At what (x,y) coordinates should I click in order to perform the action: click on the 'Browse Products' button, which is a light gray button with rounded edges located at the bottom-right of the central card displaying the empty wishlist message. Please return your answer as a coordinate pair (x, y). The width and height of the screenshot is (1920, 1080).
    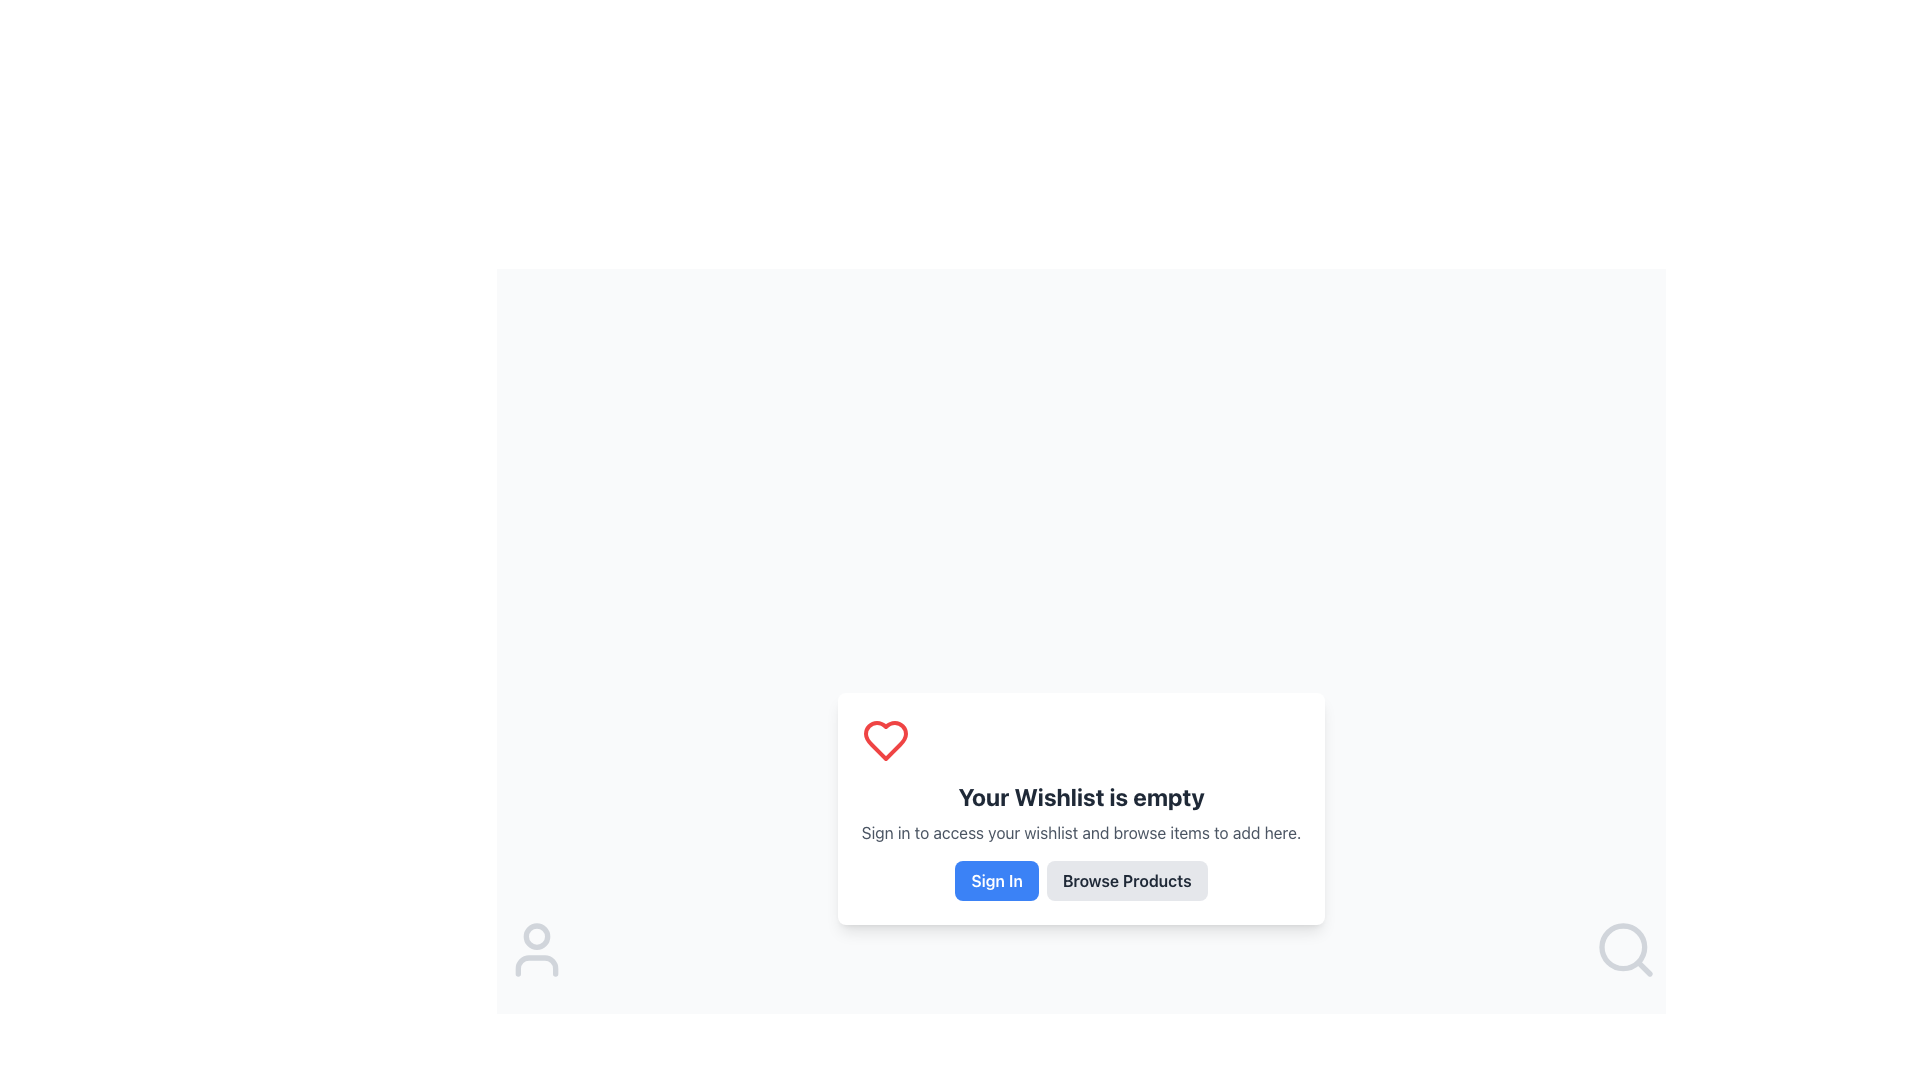
    Looking at the image, I should click on (1127, 879).